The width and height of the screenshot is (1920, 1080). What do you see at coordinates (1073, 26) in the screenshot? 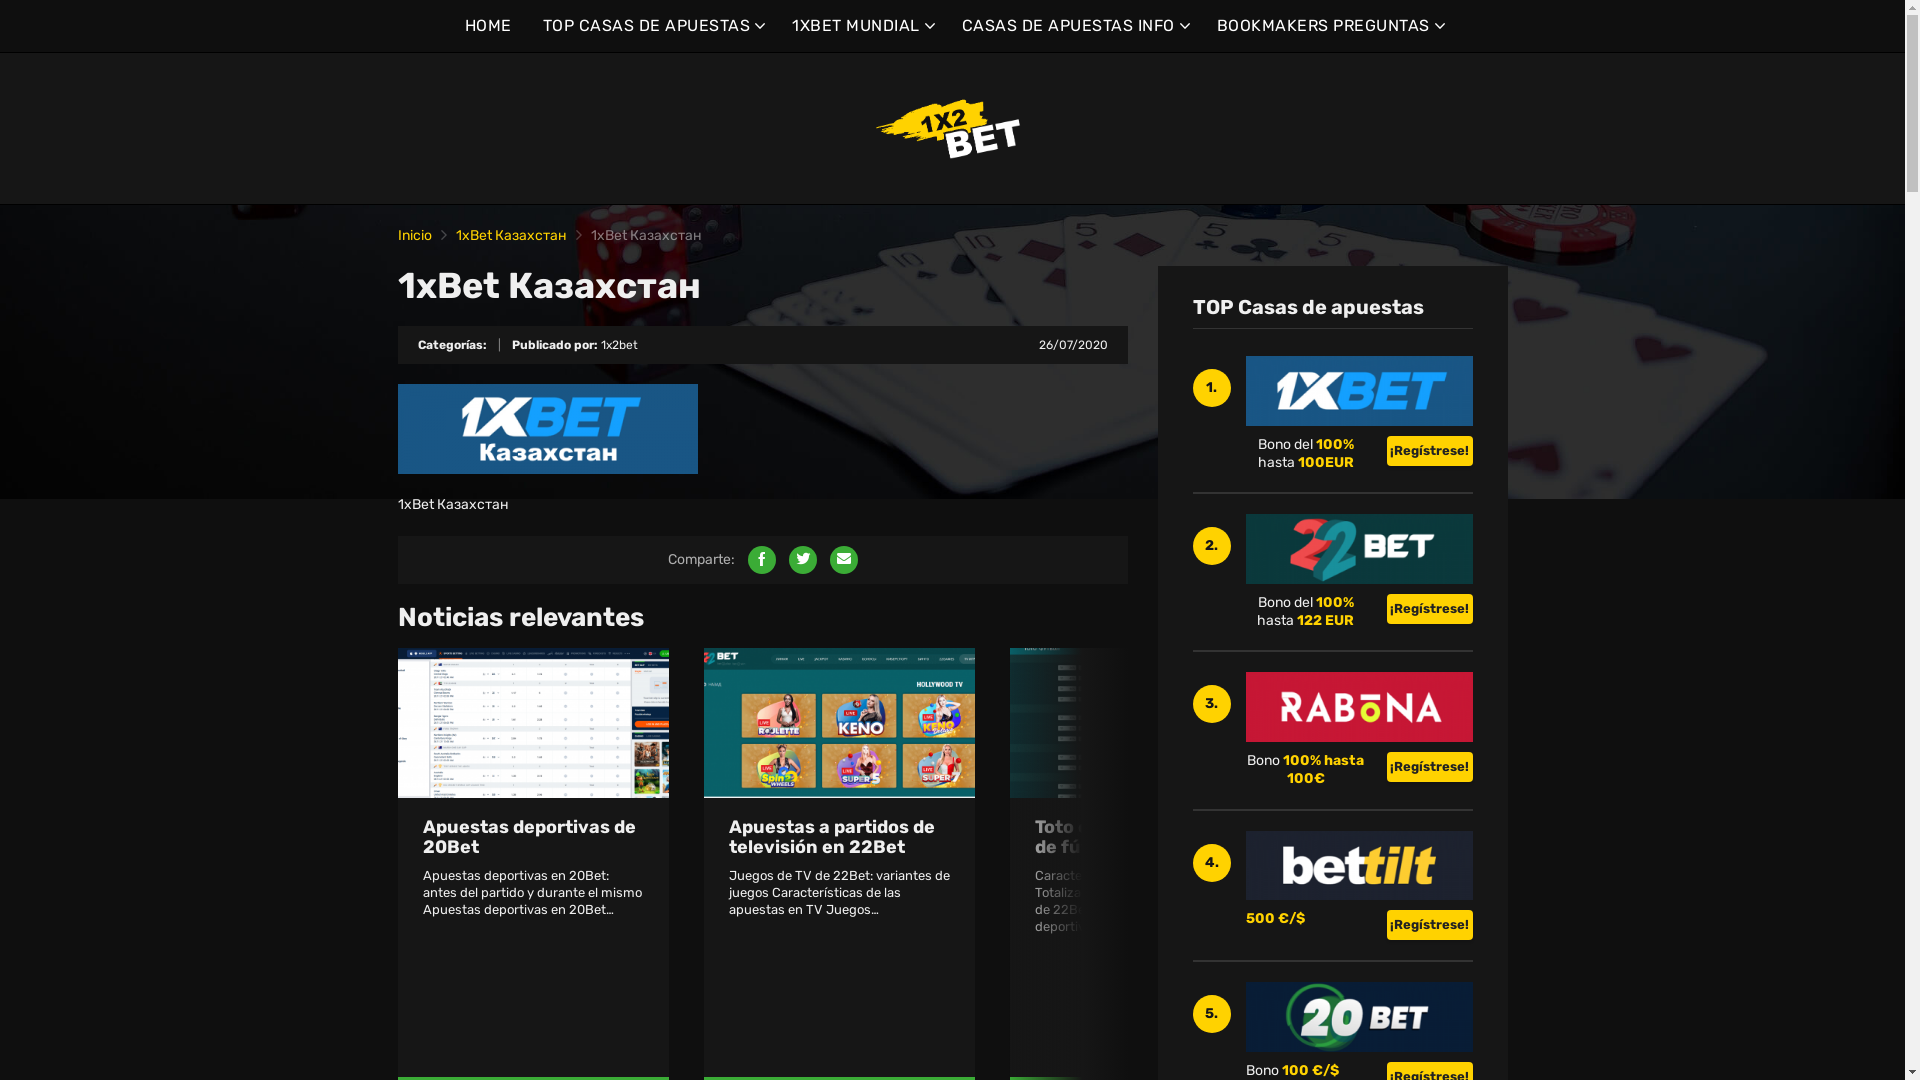
I see `'CASAS DE APUESTAS INFO'` at bounding box center [1073, 26].